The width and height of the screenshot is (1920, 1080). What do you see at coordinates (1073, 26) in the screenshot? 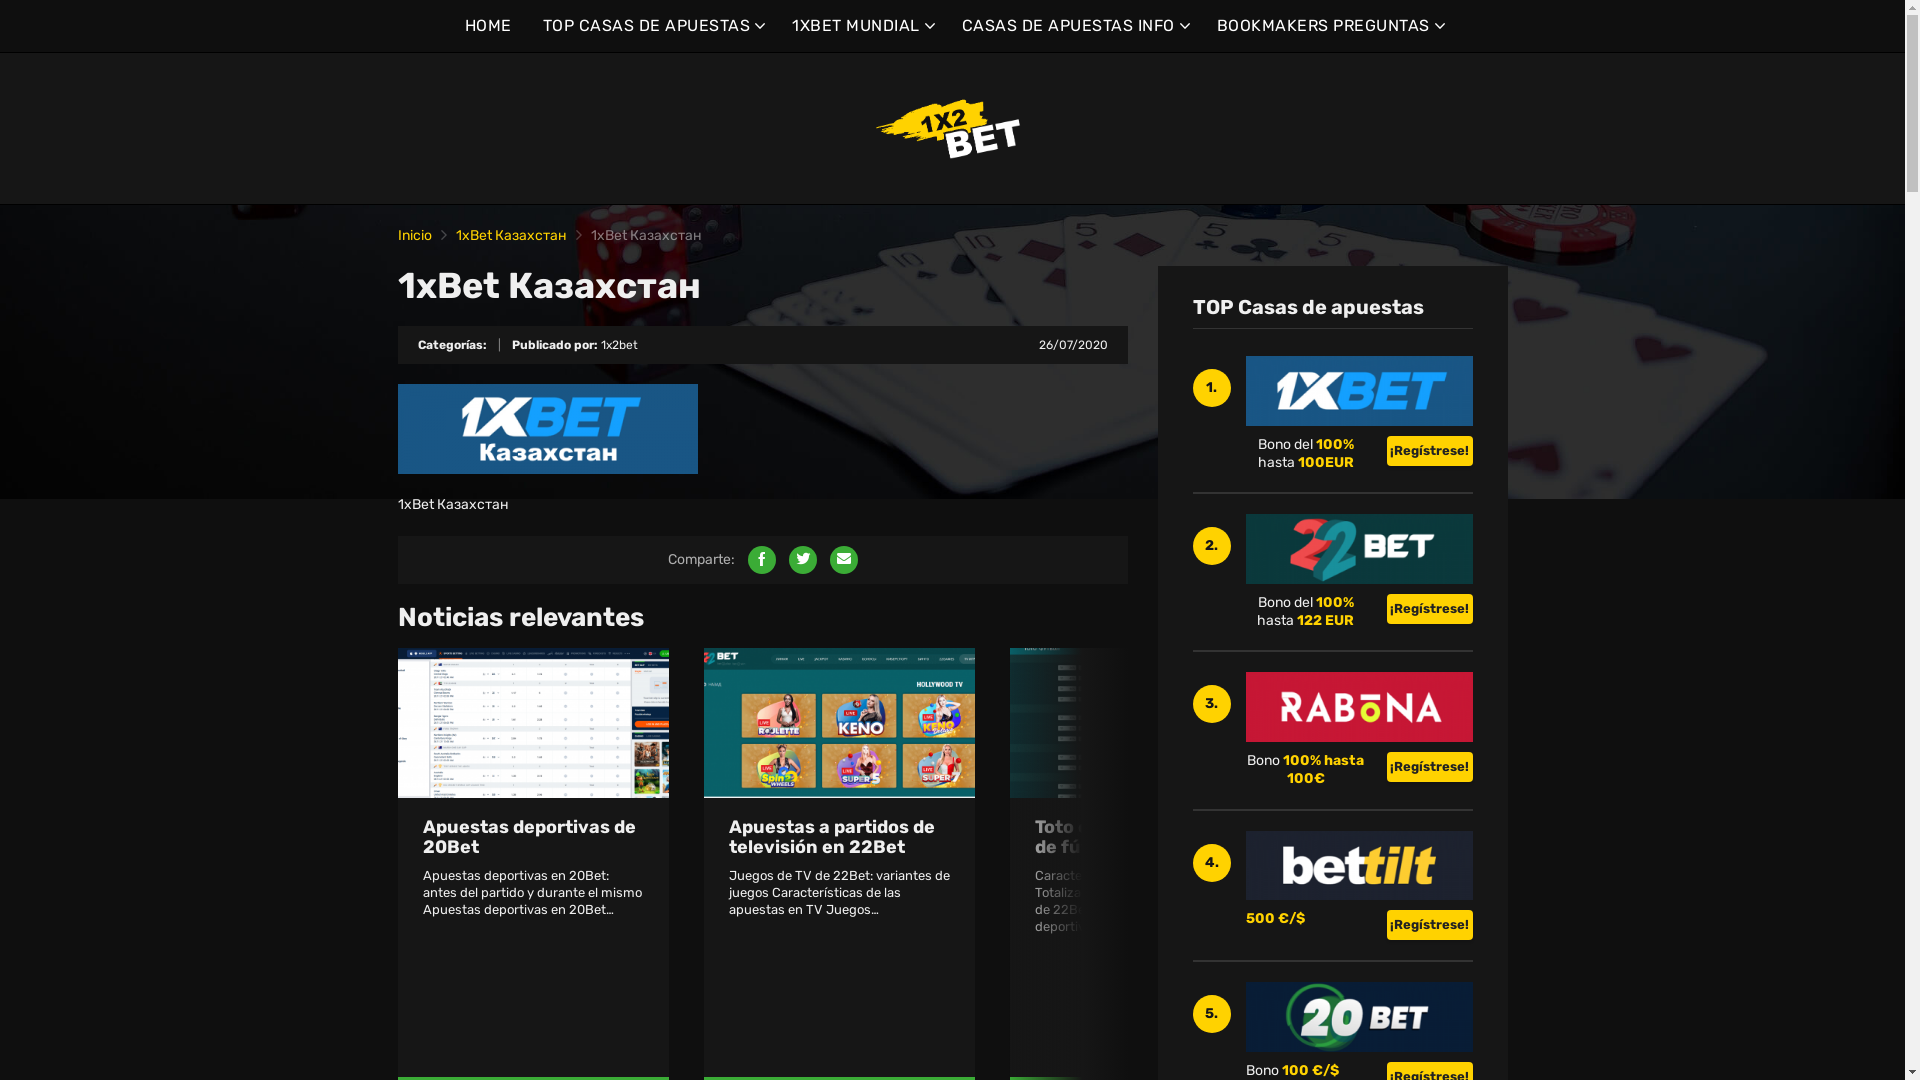
I see `'CASAS DE APUESTAS INFO'` at bounding box center [1073, 26].